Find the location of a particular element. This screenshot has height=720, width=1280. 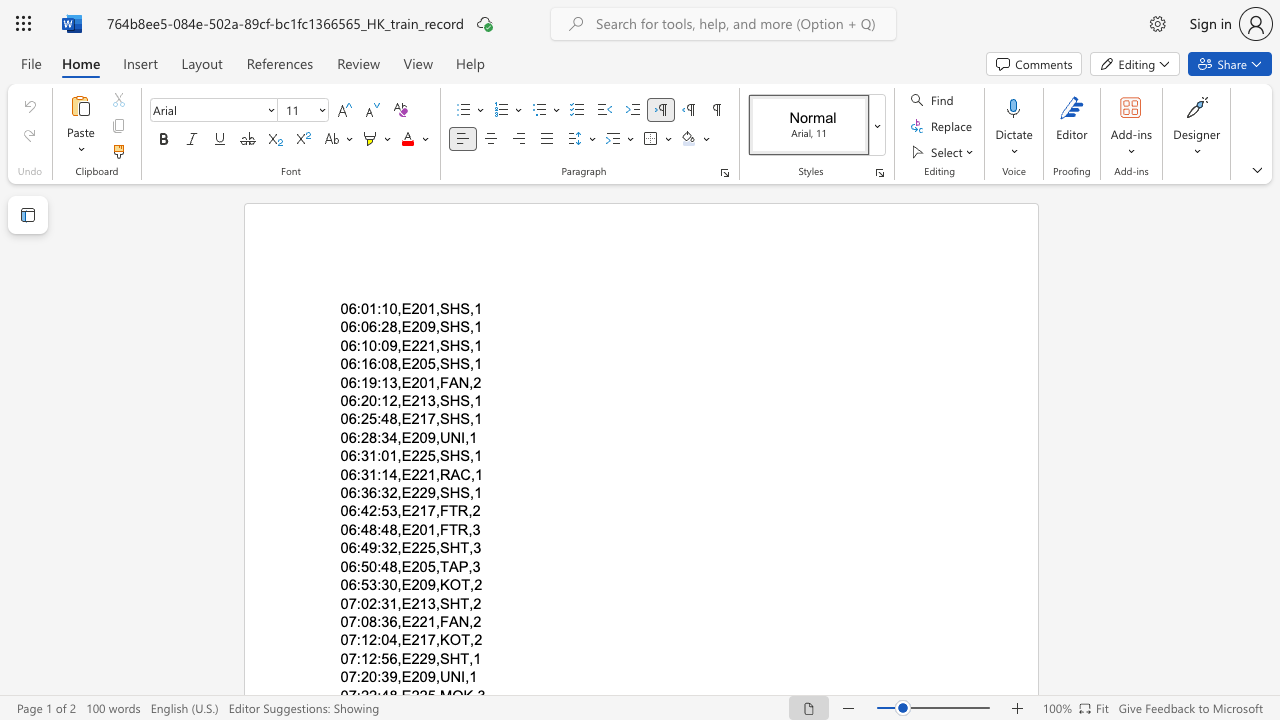

the space between the continuous character "S" and "H" in the text is located at coordinates (448, 364).